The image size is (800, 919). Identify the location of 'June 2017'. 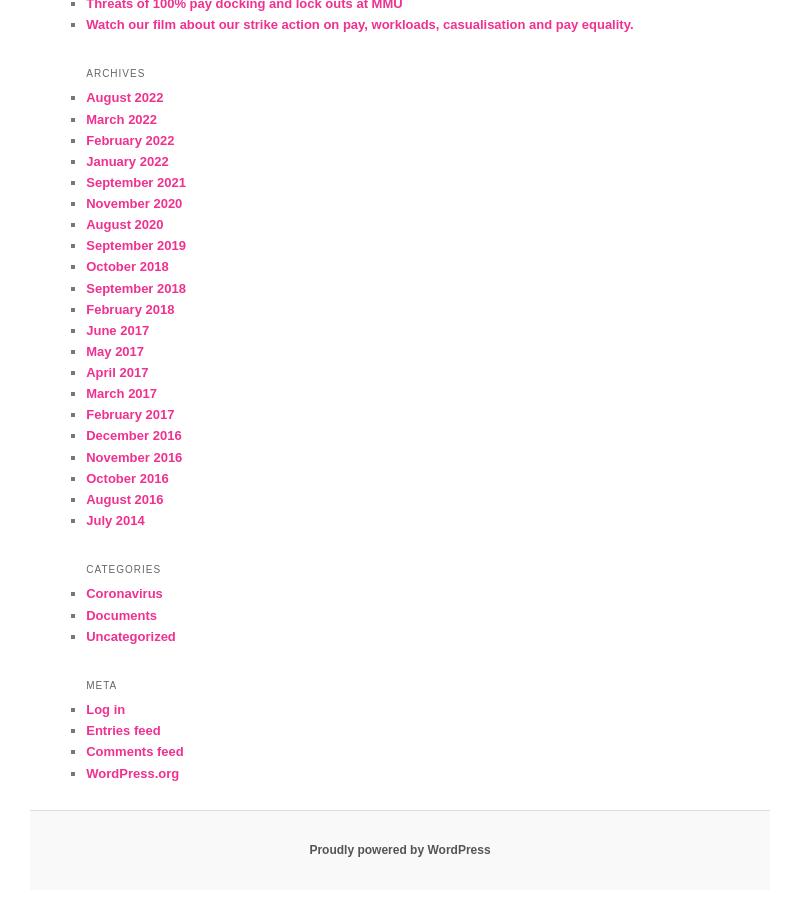
(116, 328).